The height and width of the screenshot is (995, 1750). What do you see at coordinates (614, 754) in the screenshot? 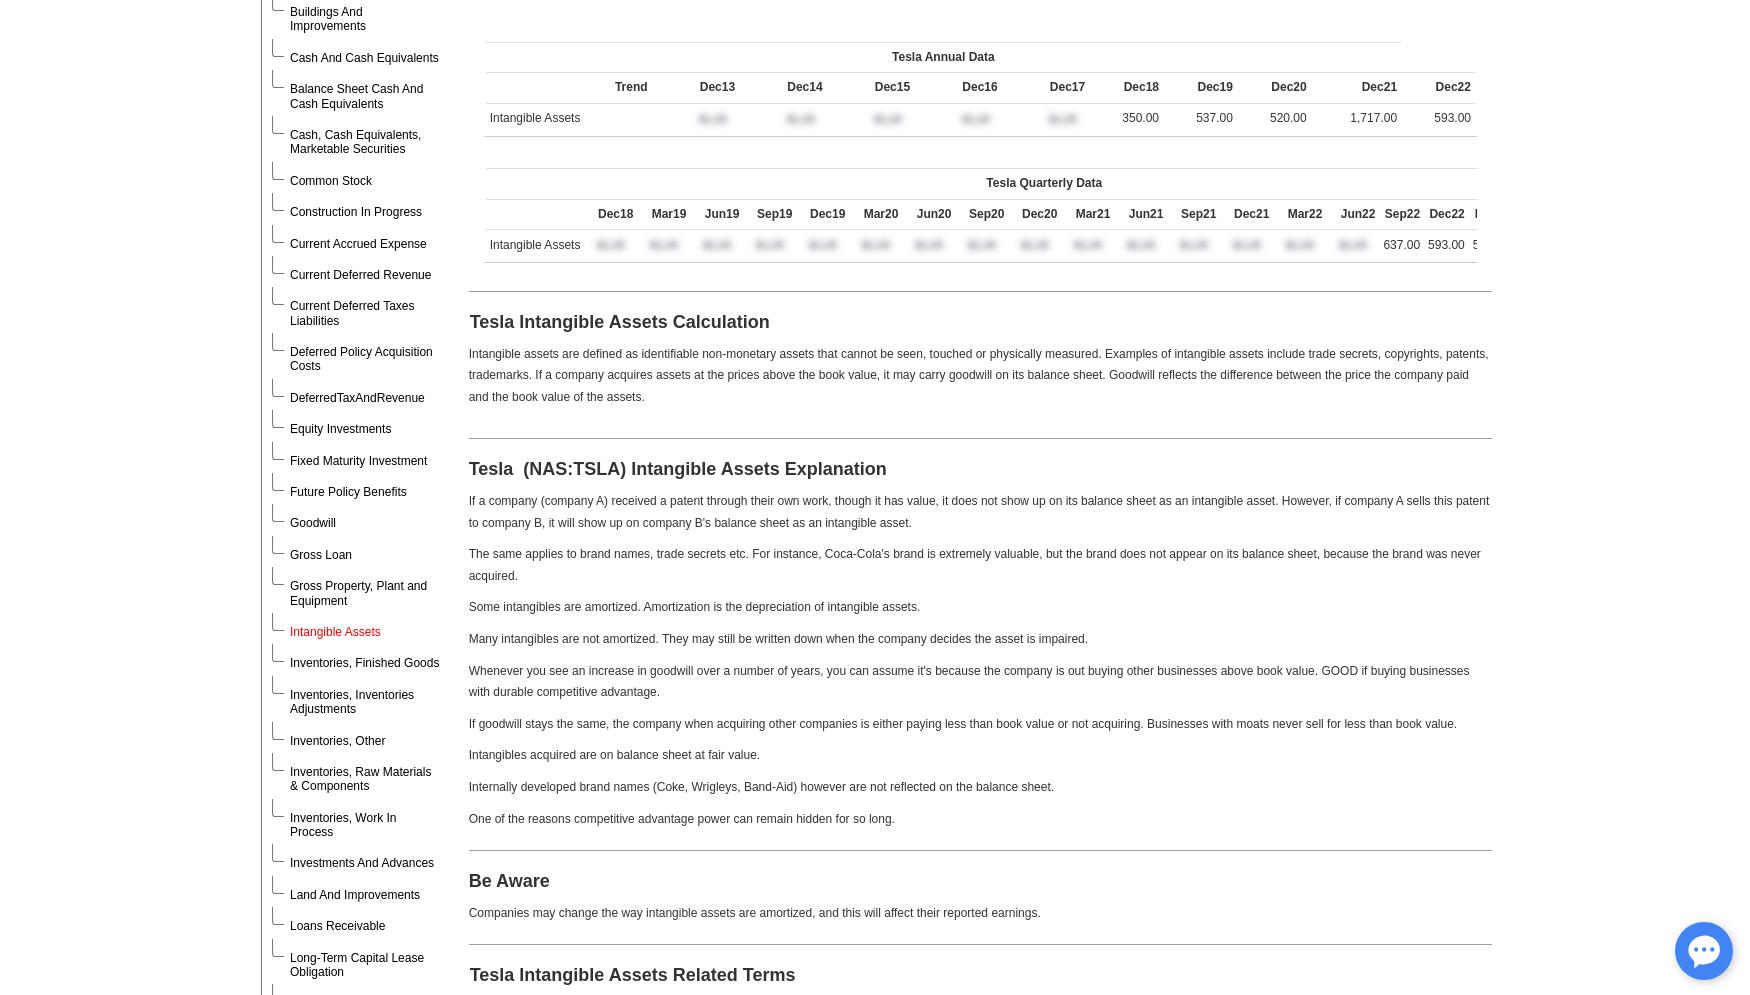
I see `'Intangibles acquired are on balance sheet at fair value.'` at bounding box center [614, 754].